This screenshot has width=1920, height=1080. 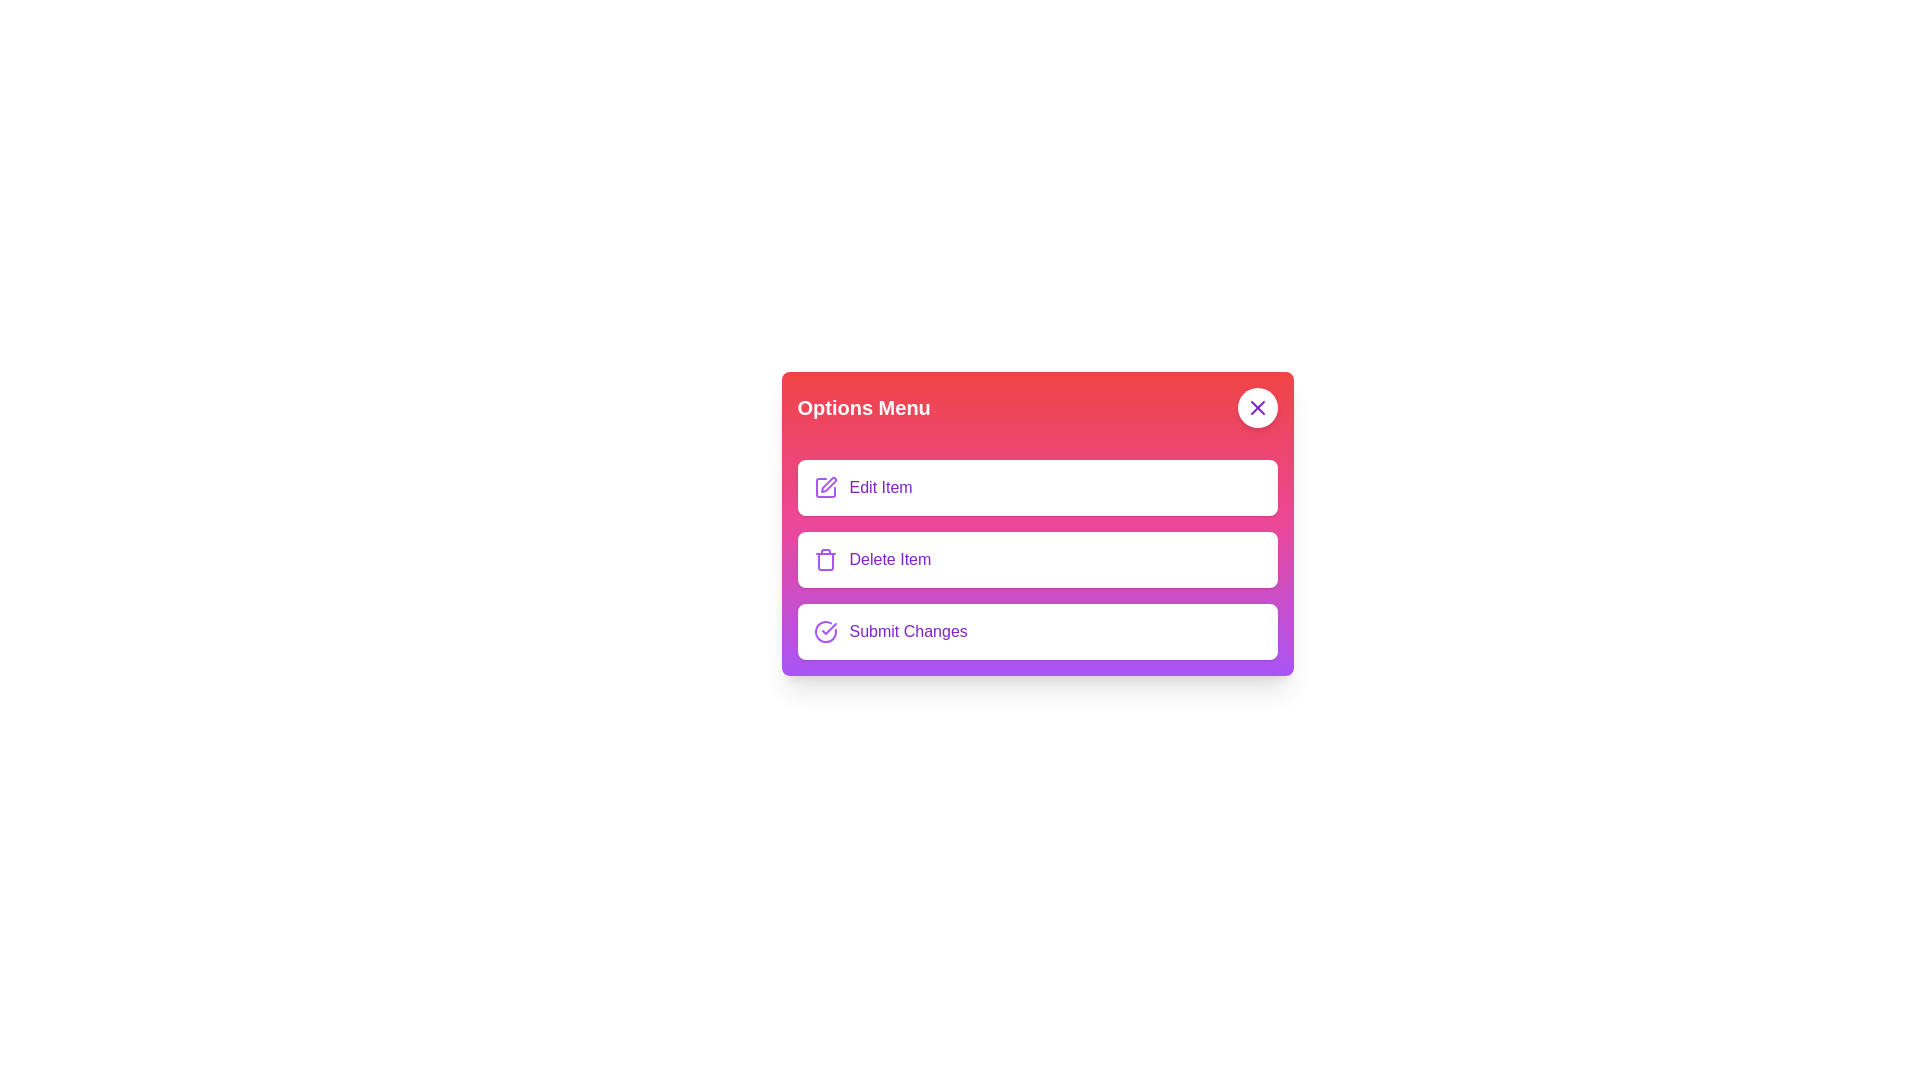 I want to click on the close button to toggle the menu visibility, so click(x=1256, y=407).